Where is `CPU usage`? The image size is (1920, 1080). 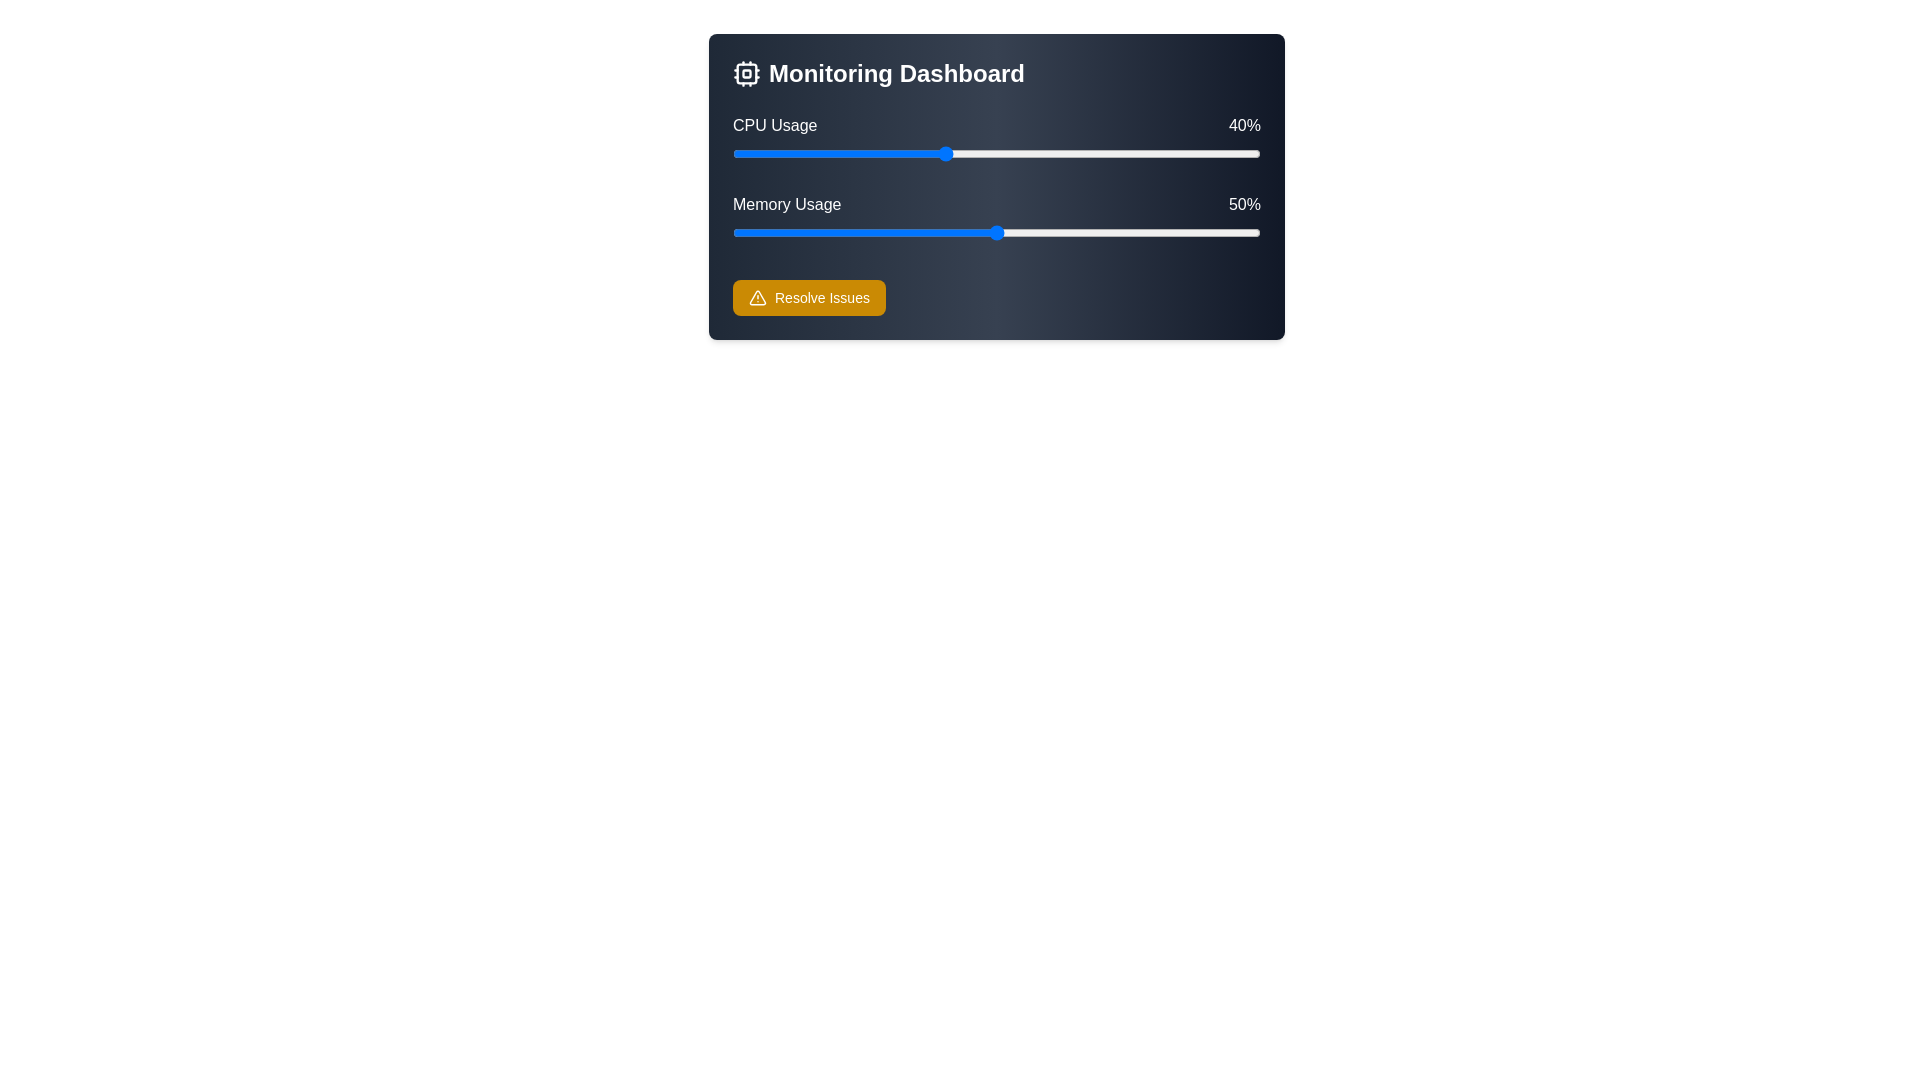
CPU usage is located at coordinates (943, 153).